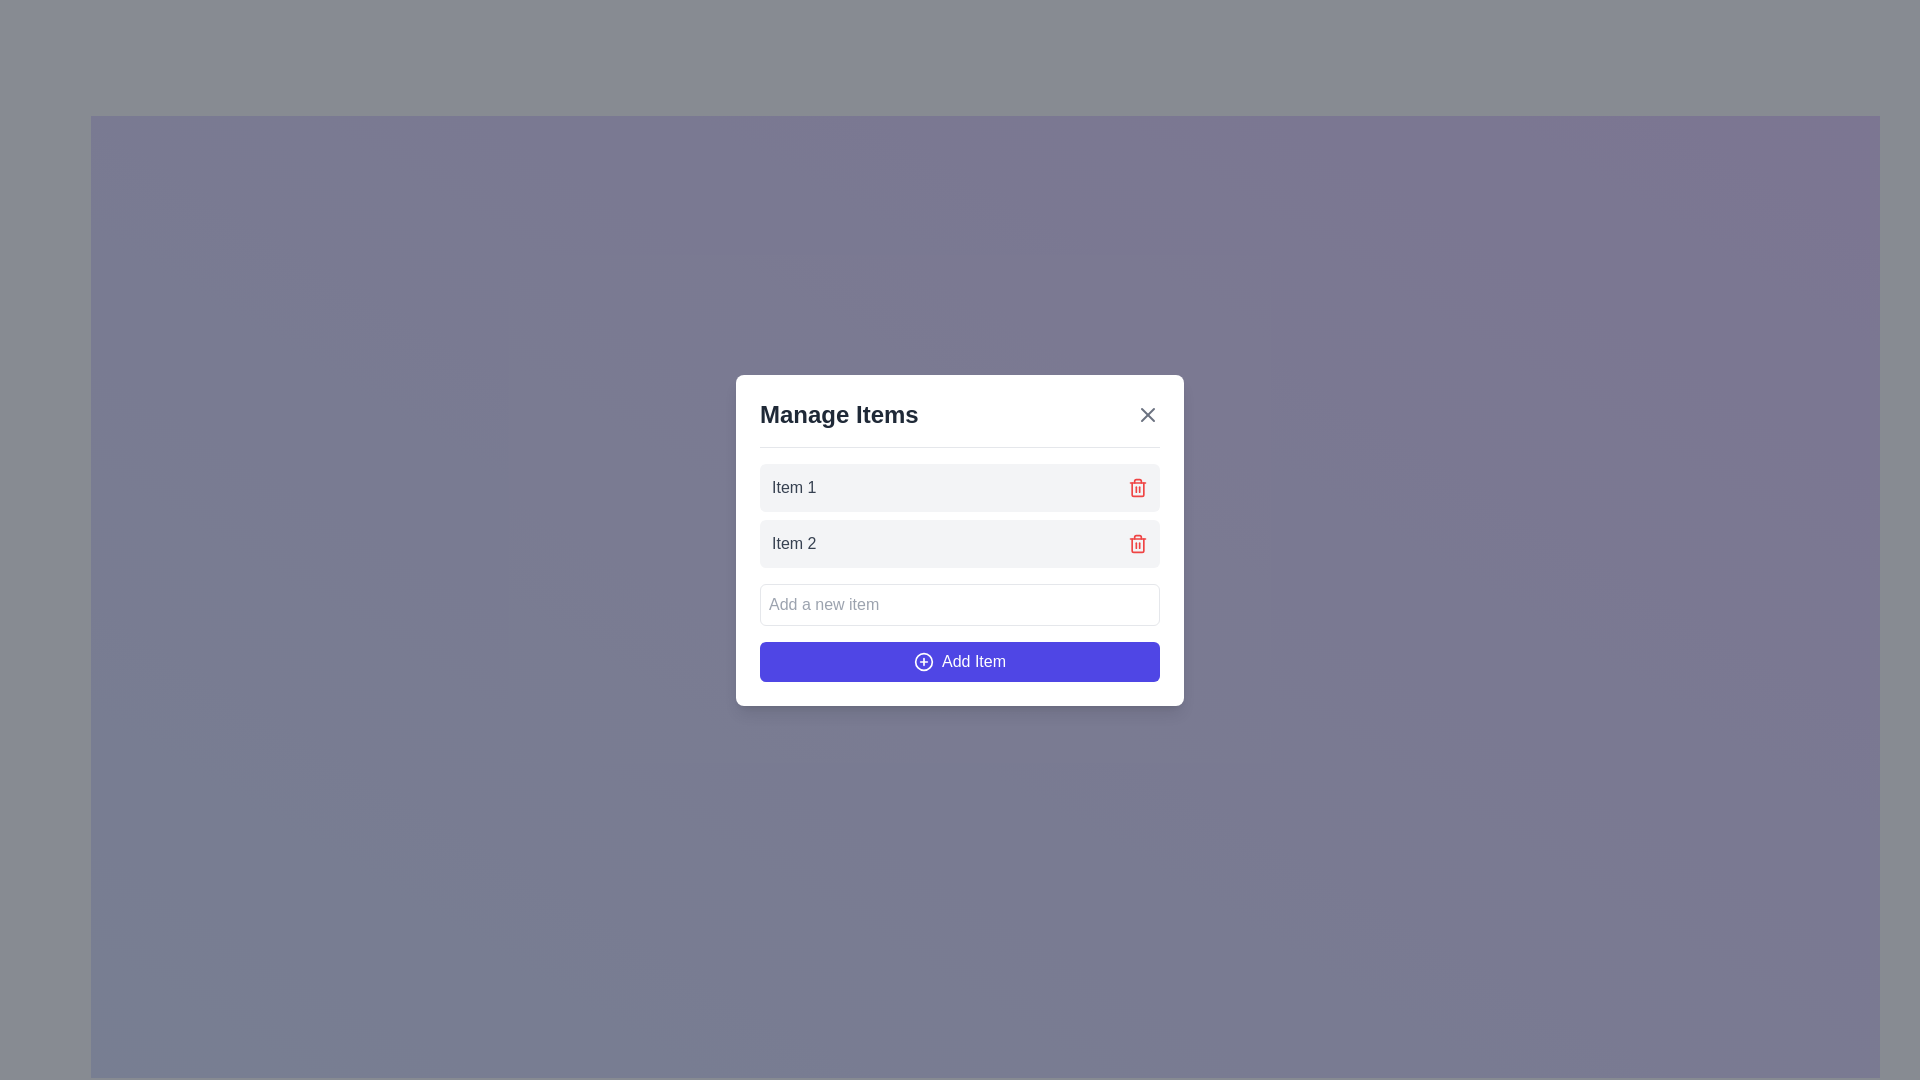 This screenshot has height=1080, width=1920. What do you see at coordinates (1137, 543) in the screenshot?
I see `the delete button located at the rightmost part of the row containing the label 'Item 2'` at bounding box center [1137, 543].